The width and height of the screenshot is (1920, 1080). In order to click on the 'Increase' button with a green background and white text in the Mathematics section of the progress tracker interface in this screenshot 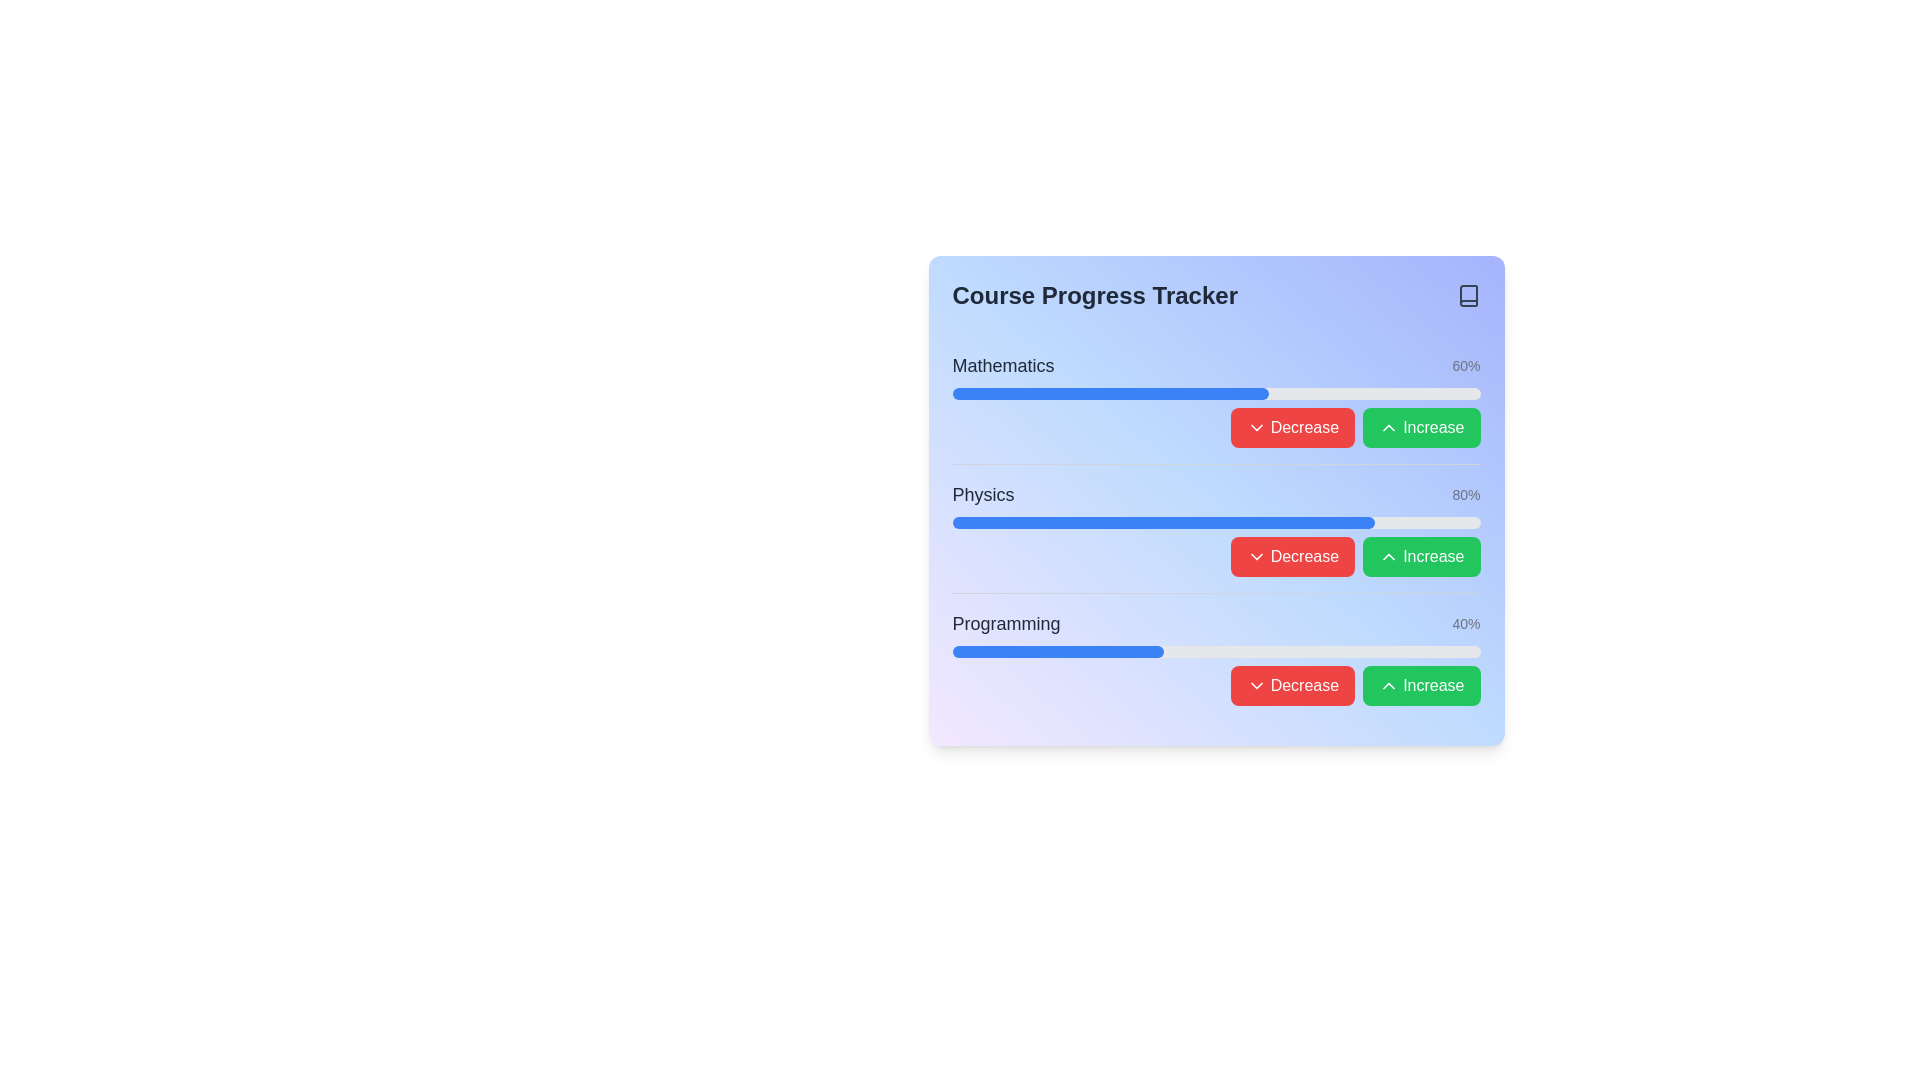, I will do `click(1420, 427)`.